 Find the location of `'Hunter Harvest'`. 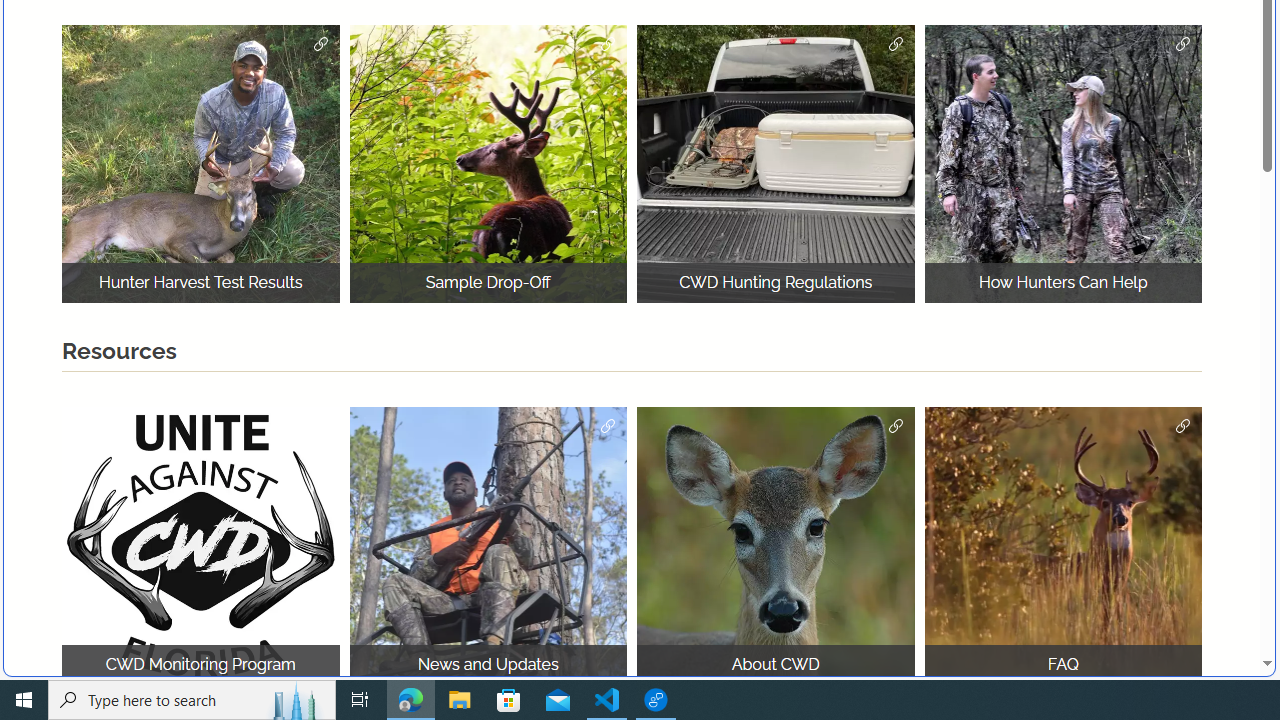

'Hunter Harvest' is located at coordinates (200, 163).